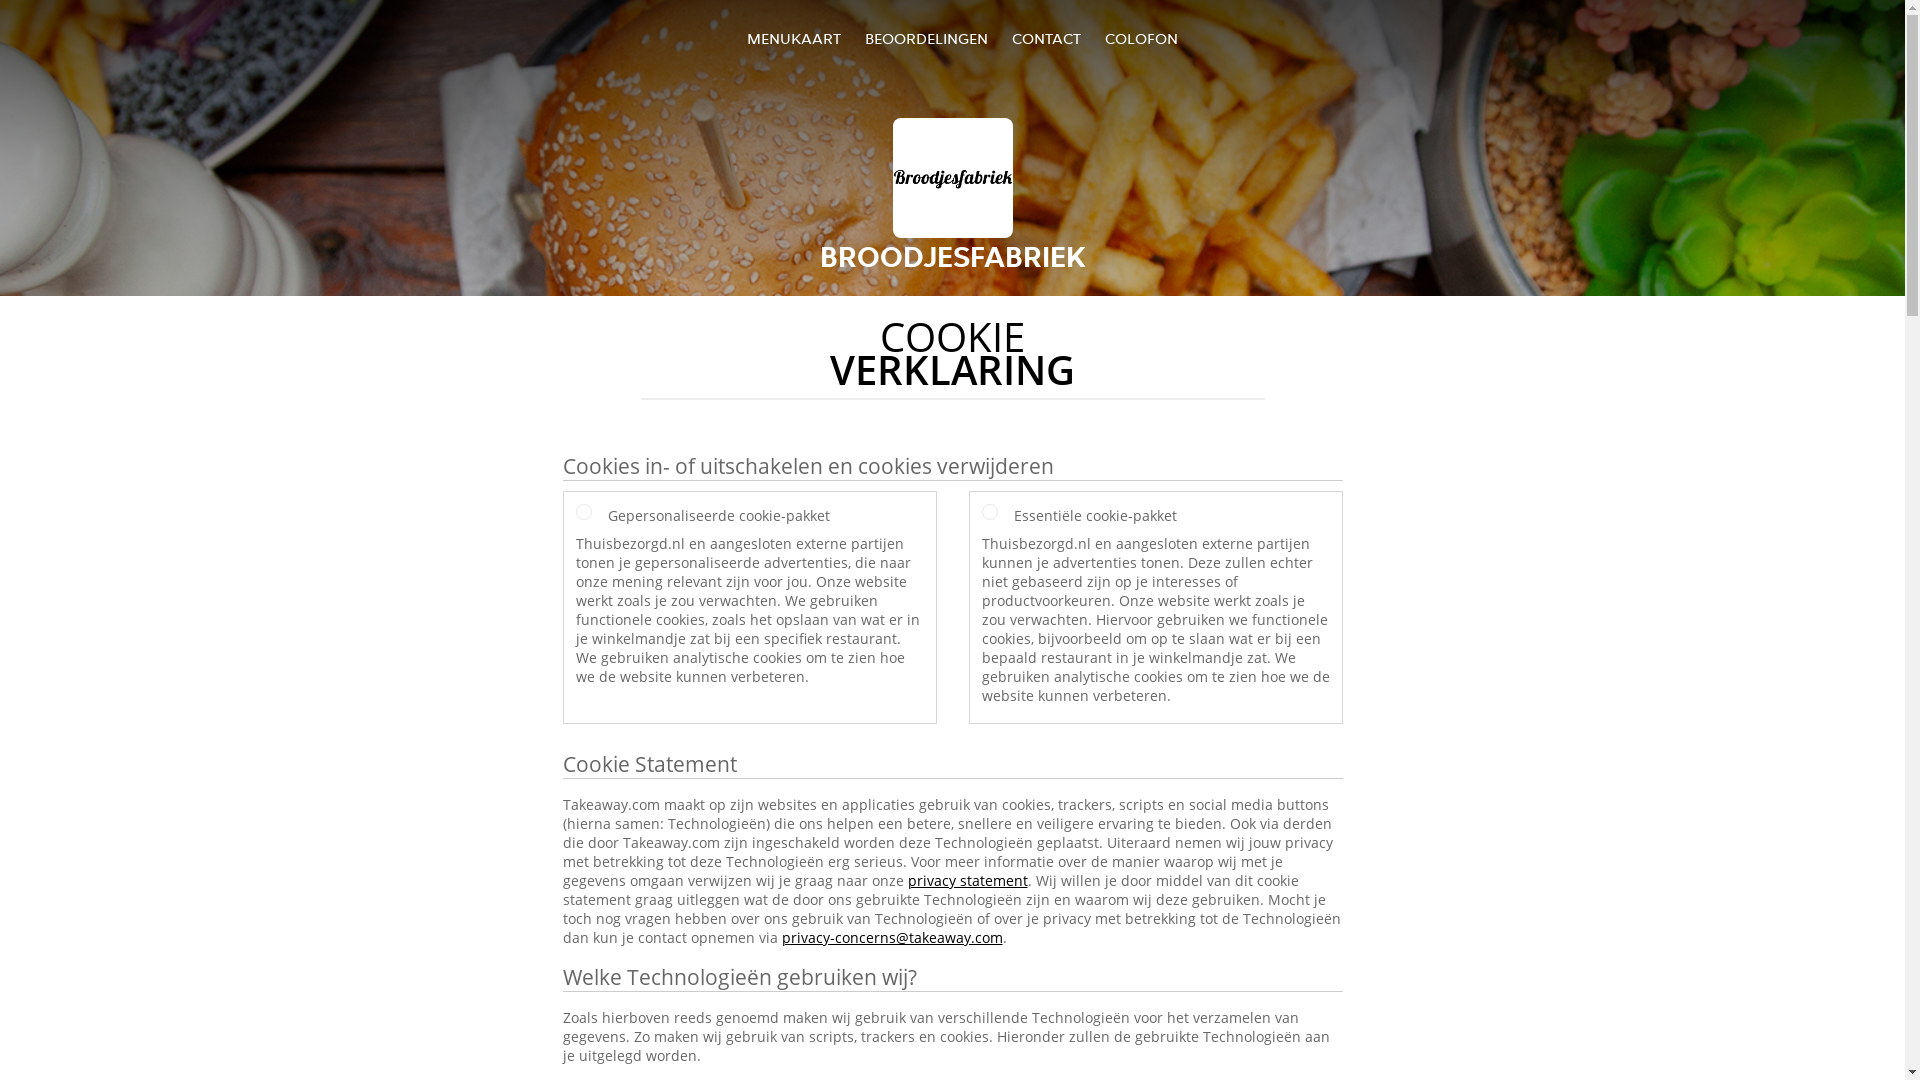 Image resolution: width=1920 pixels, height=1080 pixels. What do you see at coordinates (792, 38) in the screenshot?
I see `'MENUKAART'` at bounding box center [792, 38].